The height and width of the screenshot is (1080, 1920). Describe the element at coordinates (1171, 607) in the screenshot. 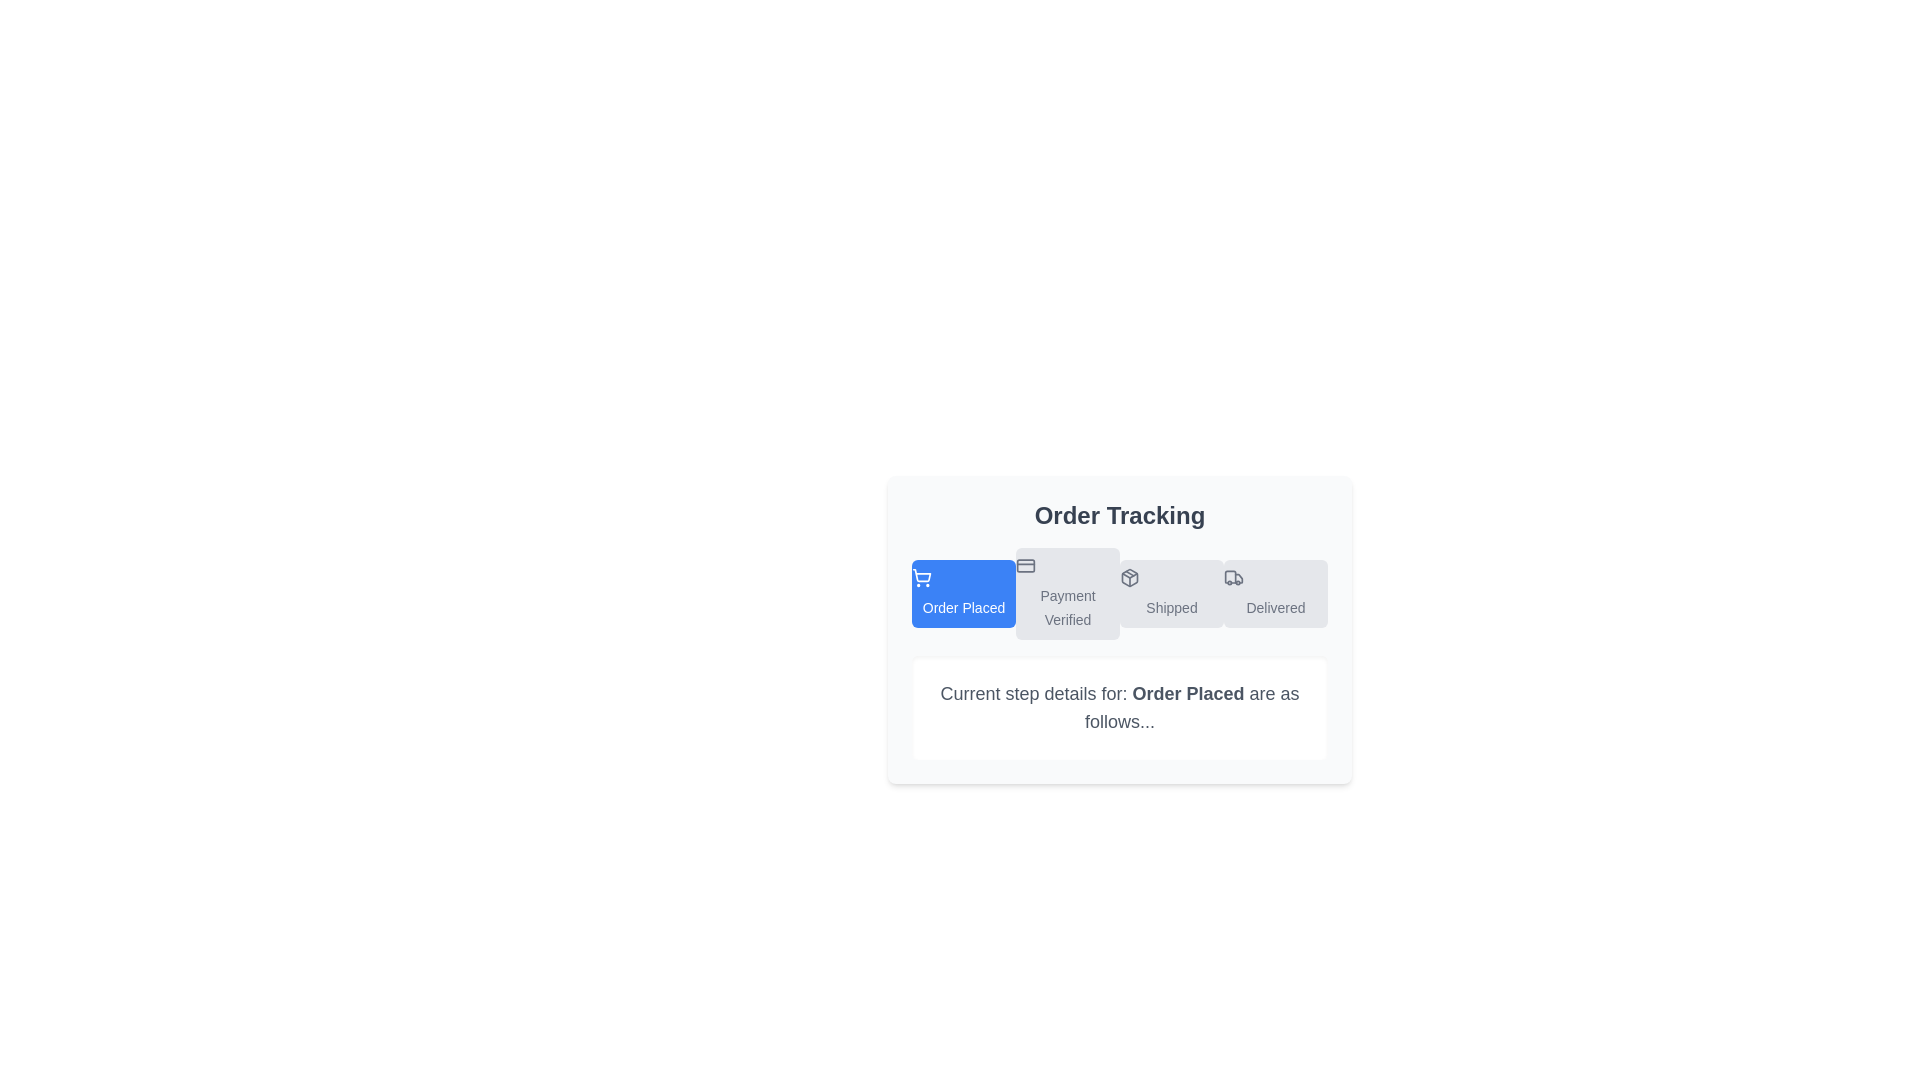

I see `the 'Shipped' text label` at that location.